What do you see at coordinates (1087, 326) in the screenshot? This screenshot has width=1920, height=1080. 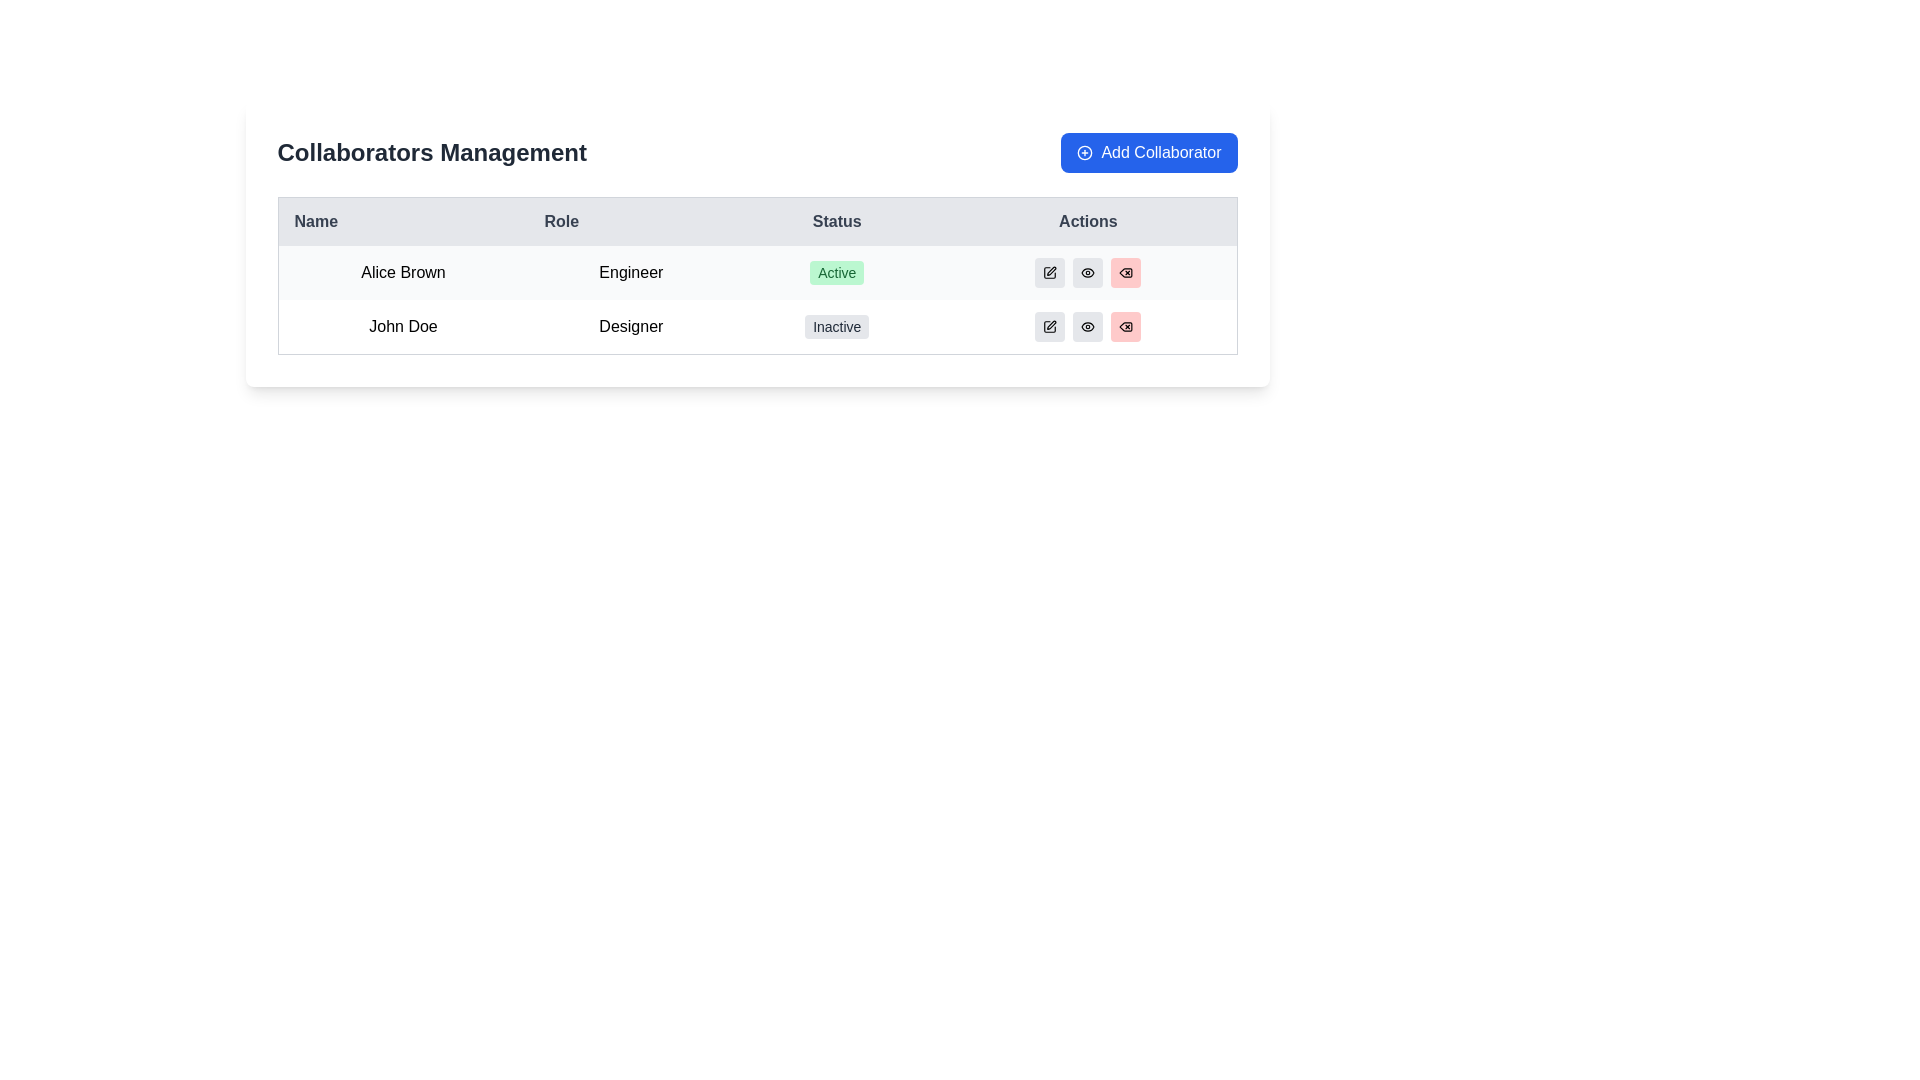 I see `the 'hide' button with a gray background and rounded corners in the 'Actions' column of the second row for user 'John Doe'` at bounding box center [1087, 326].